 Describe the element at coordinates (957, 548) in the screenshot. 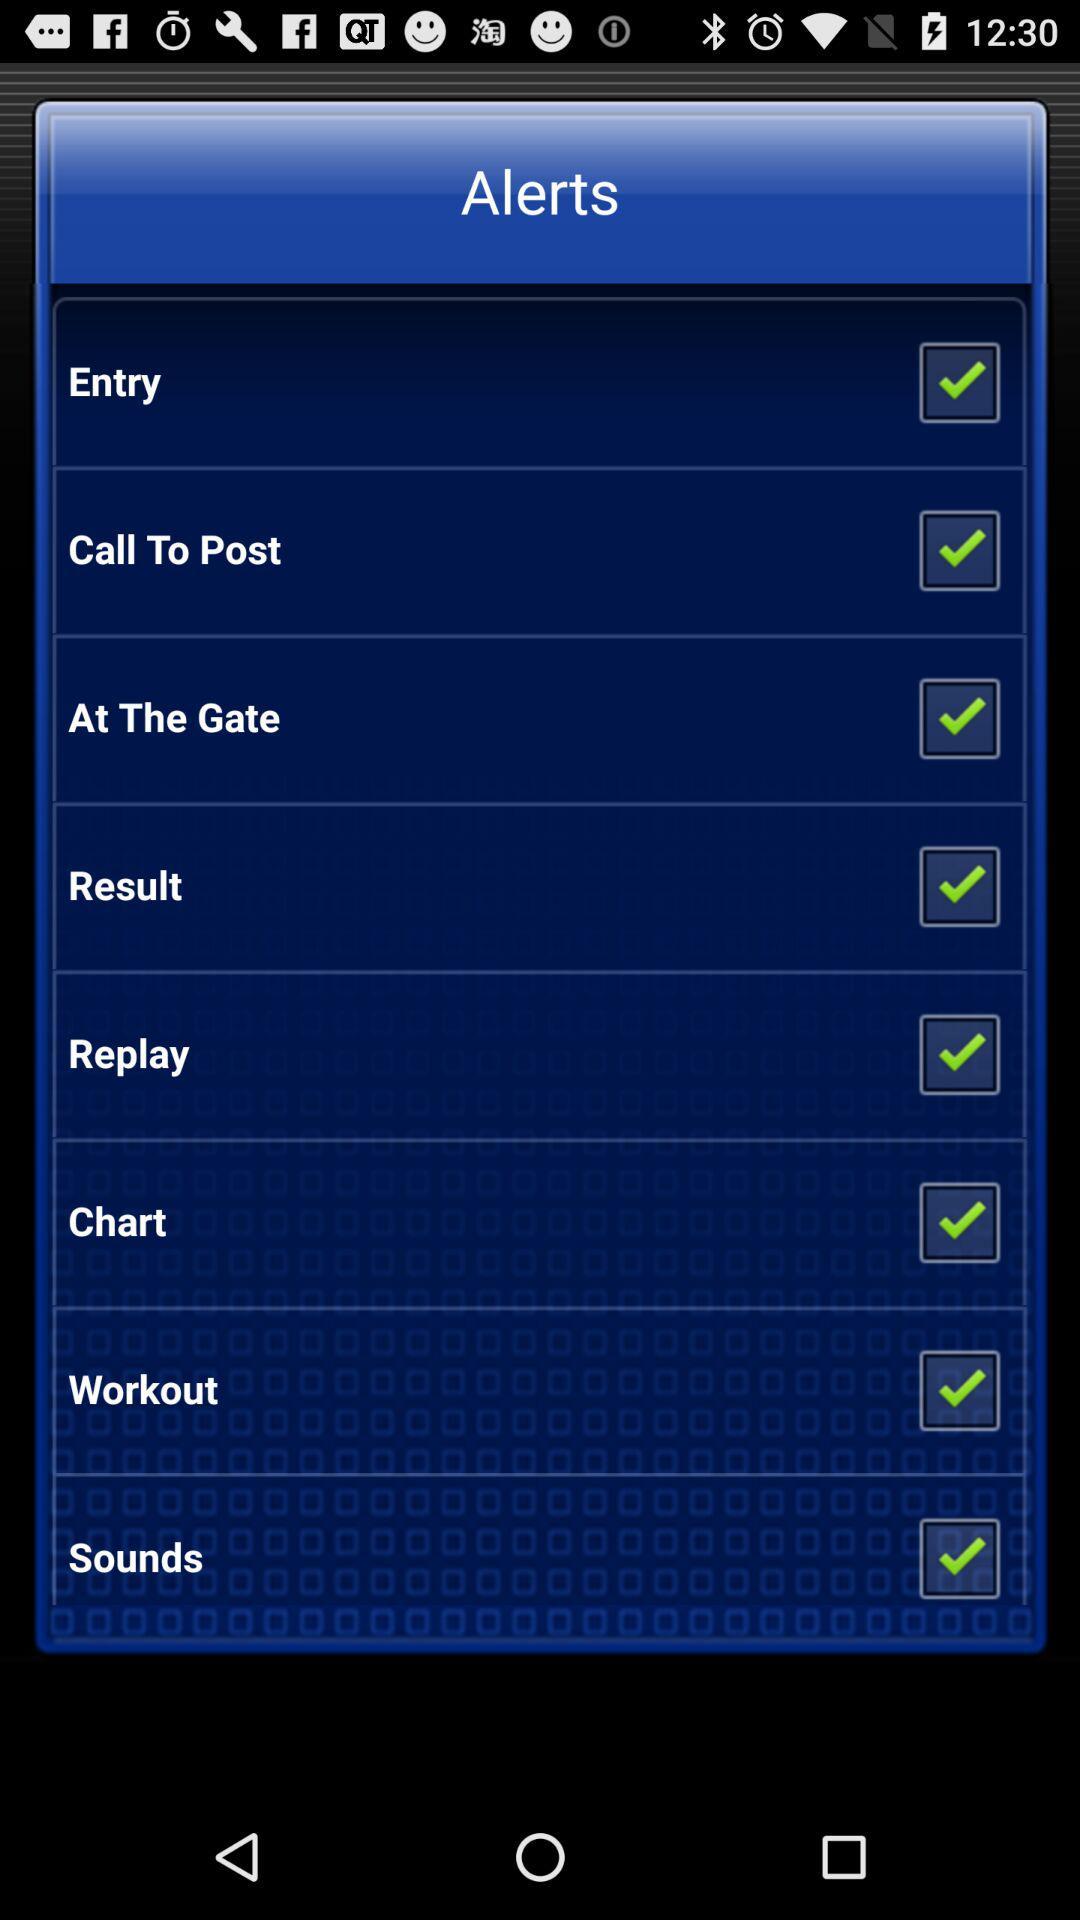

I see `item to the right of call to post app` at that location.